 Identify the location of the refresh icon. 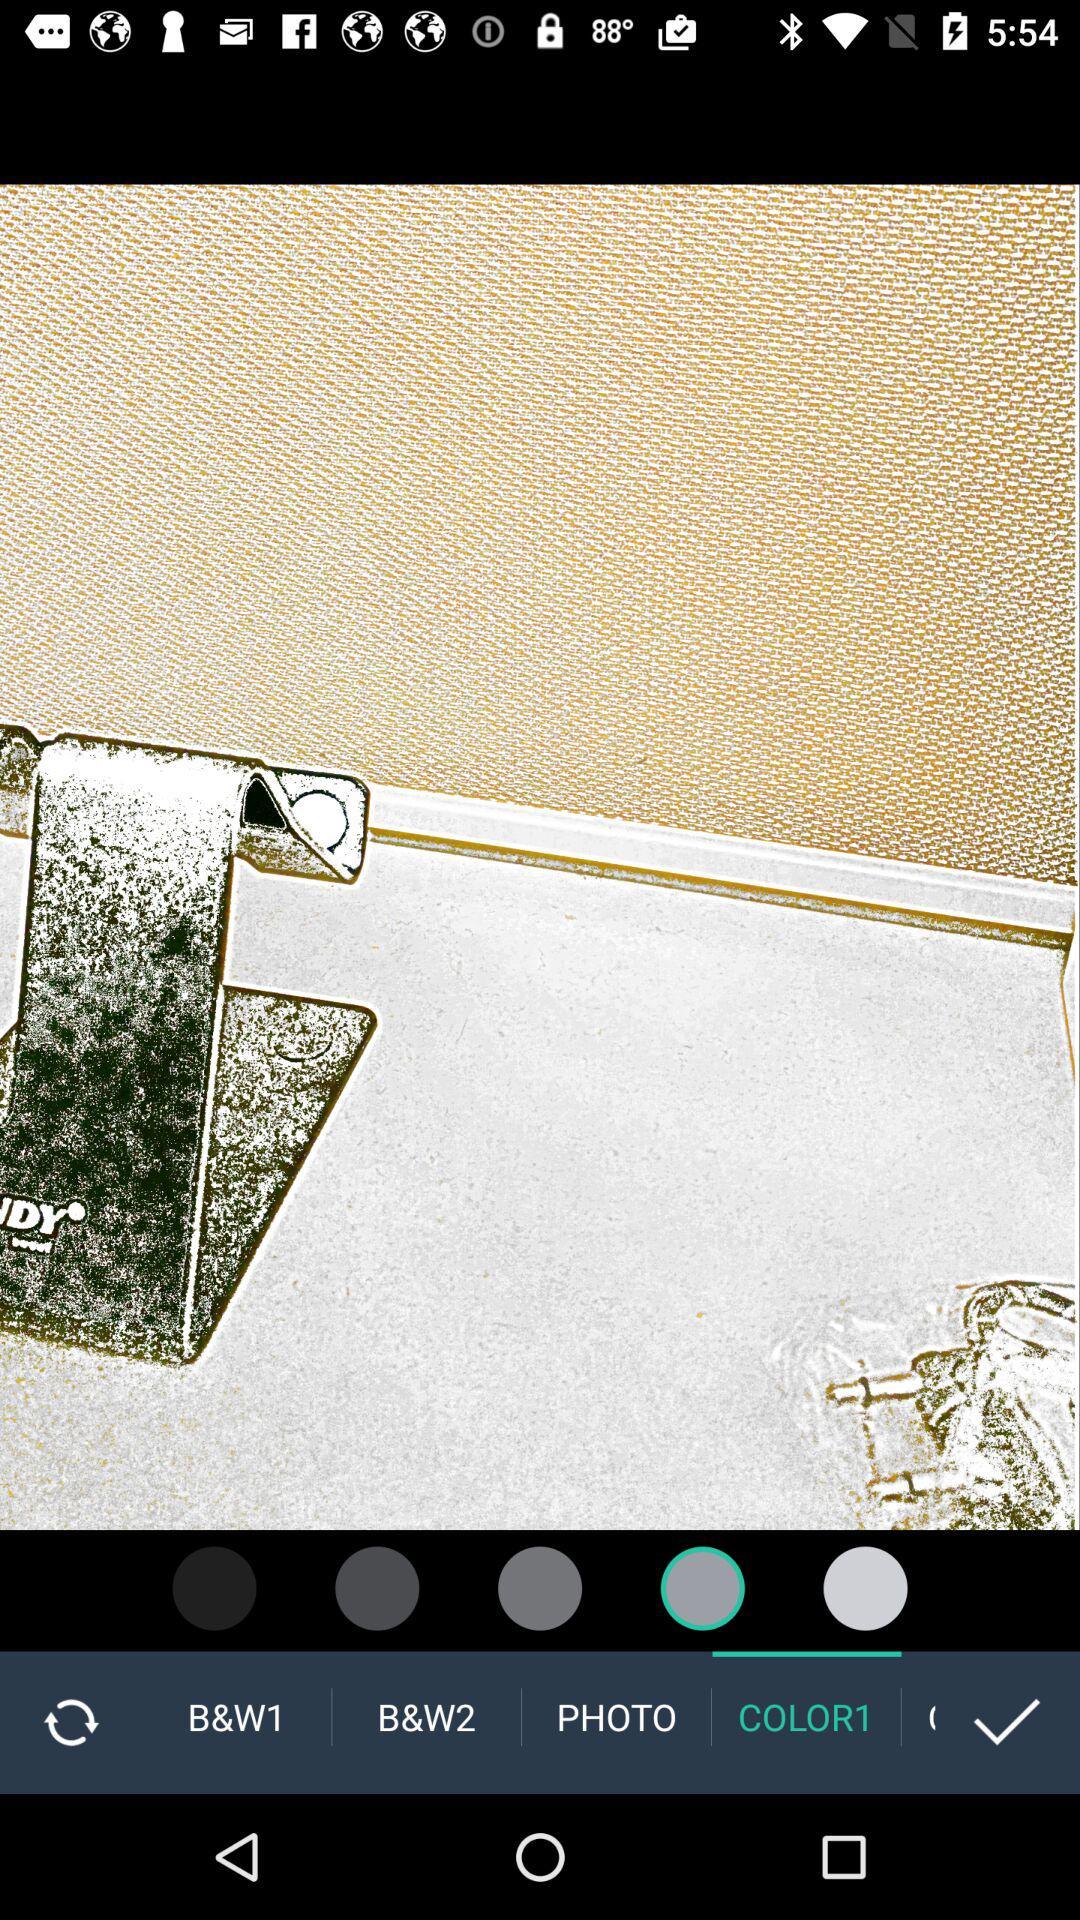
(70, 1721).